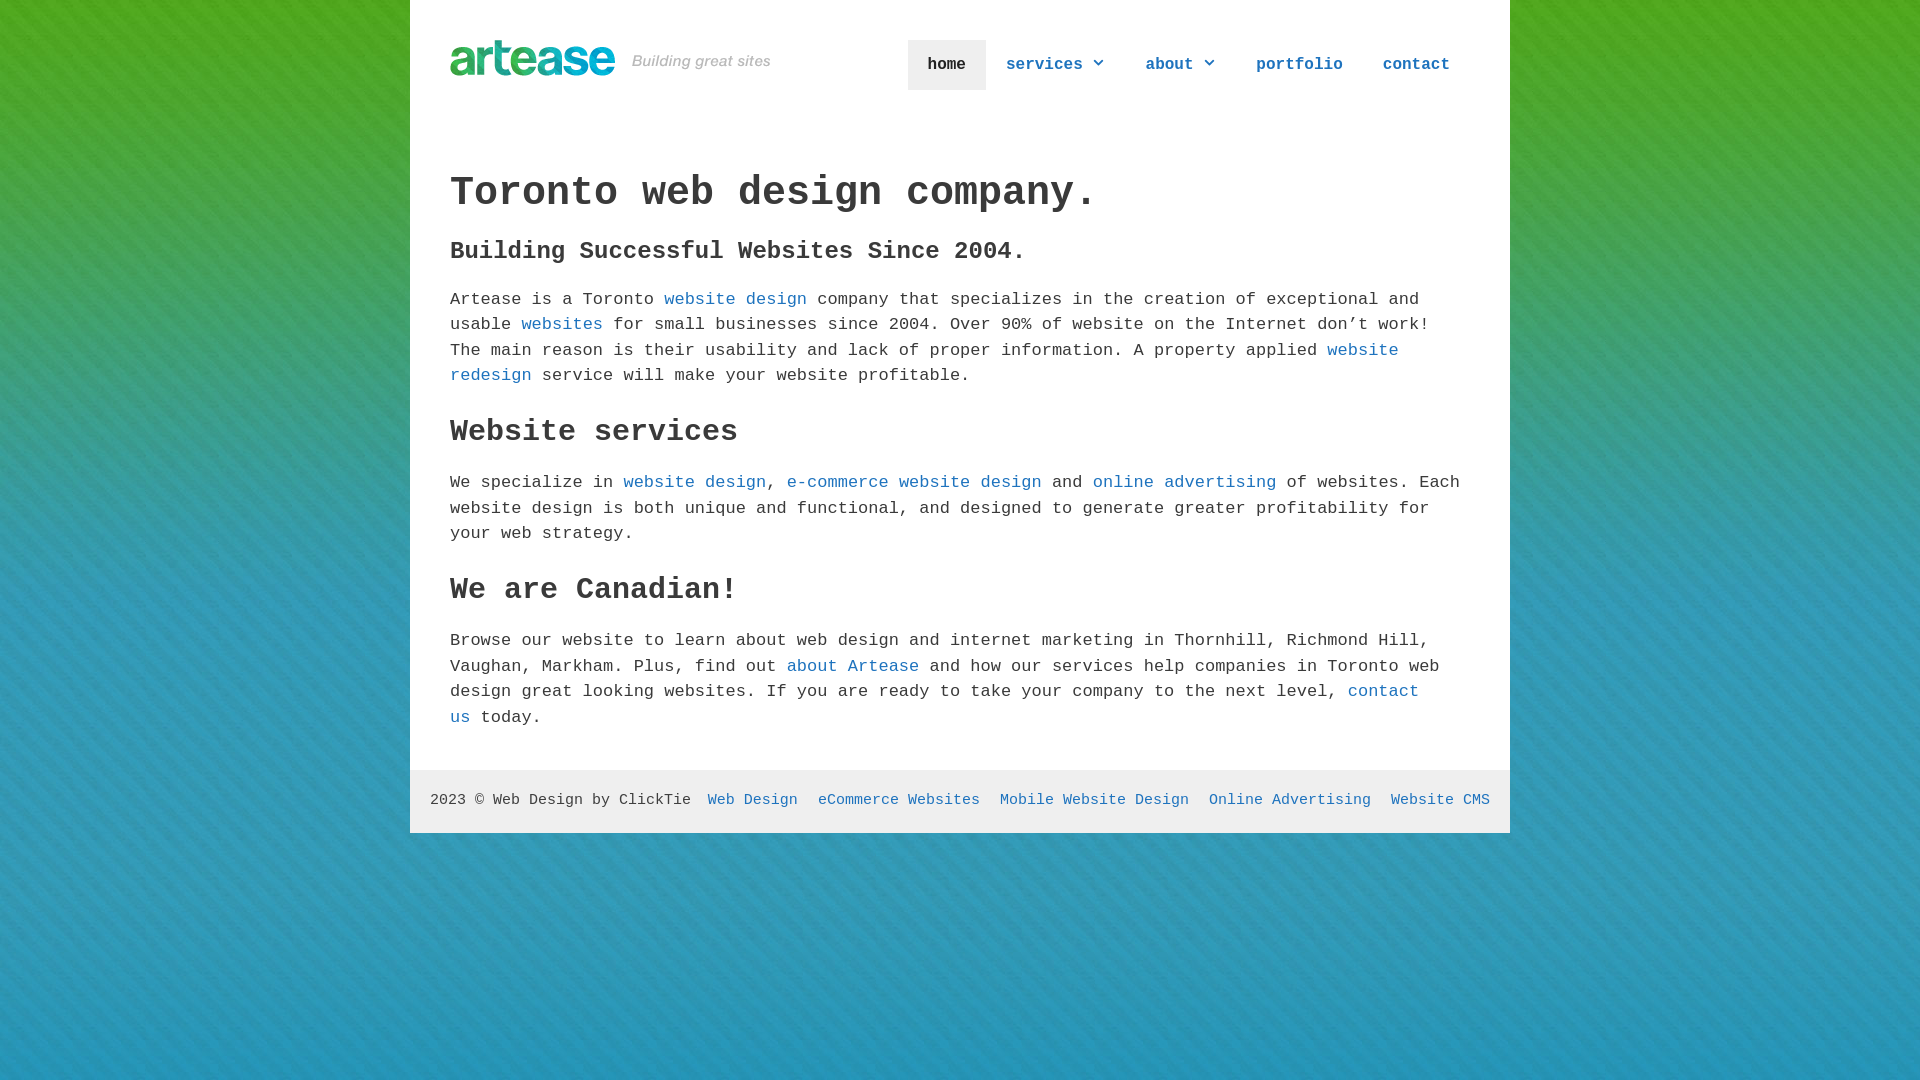  What do you see at coordinates (708, 799) in the screenshot?
I see `'Web Design'` at bounding box center [708, 799].